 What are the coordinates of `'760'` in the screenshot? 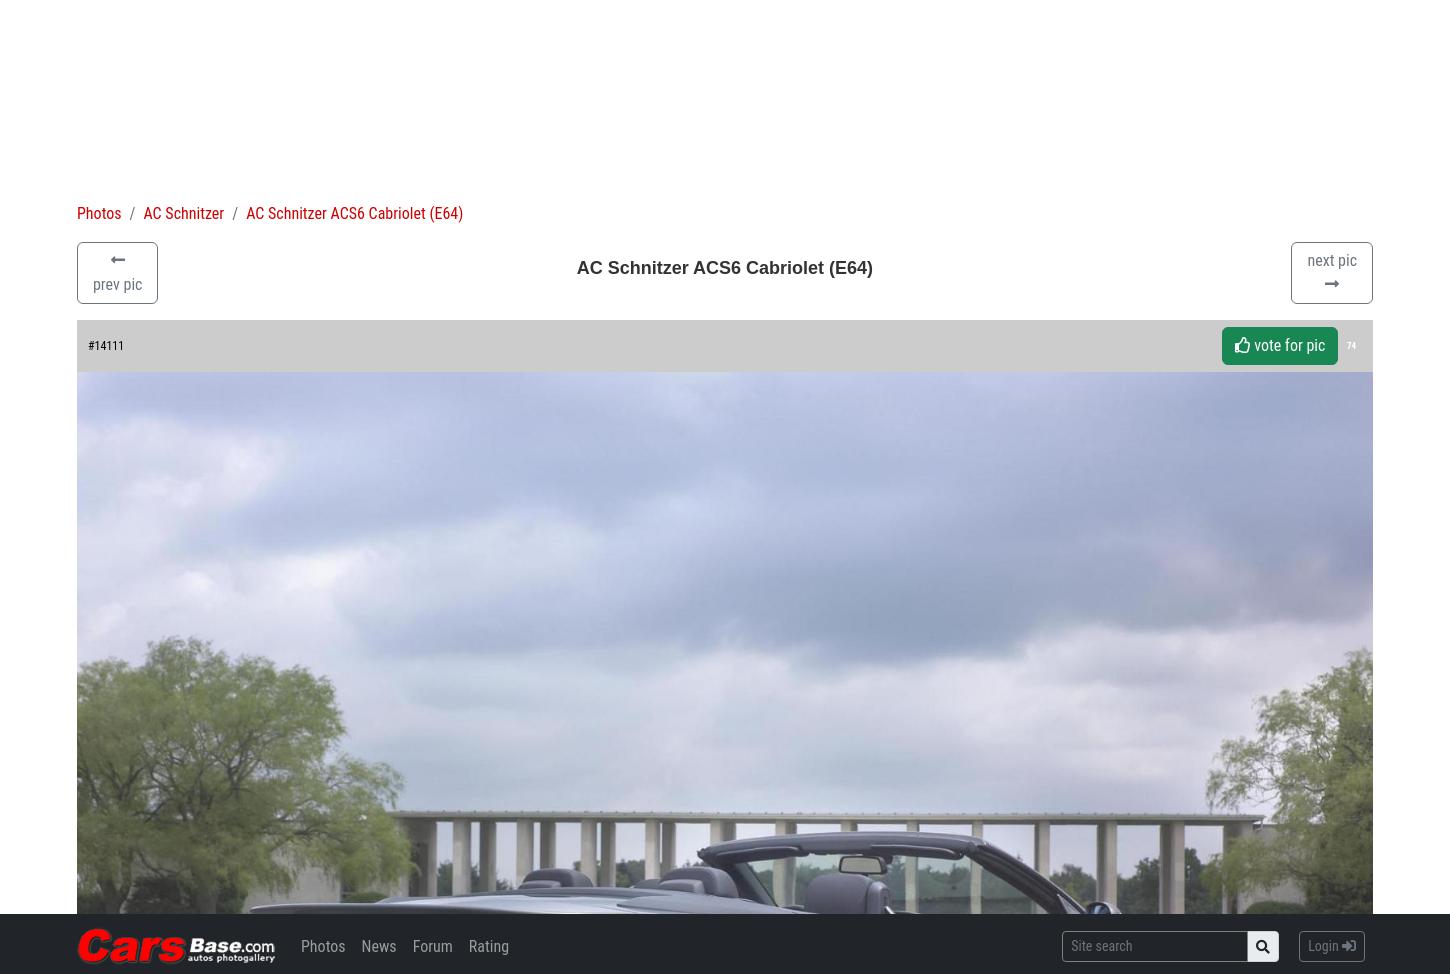 It's located at (1329, 800).